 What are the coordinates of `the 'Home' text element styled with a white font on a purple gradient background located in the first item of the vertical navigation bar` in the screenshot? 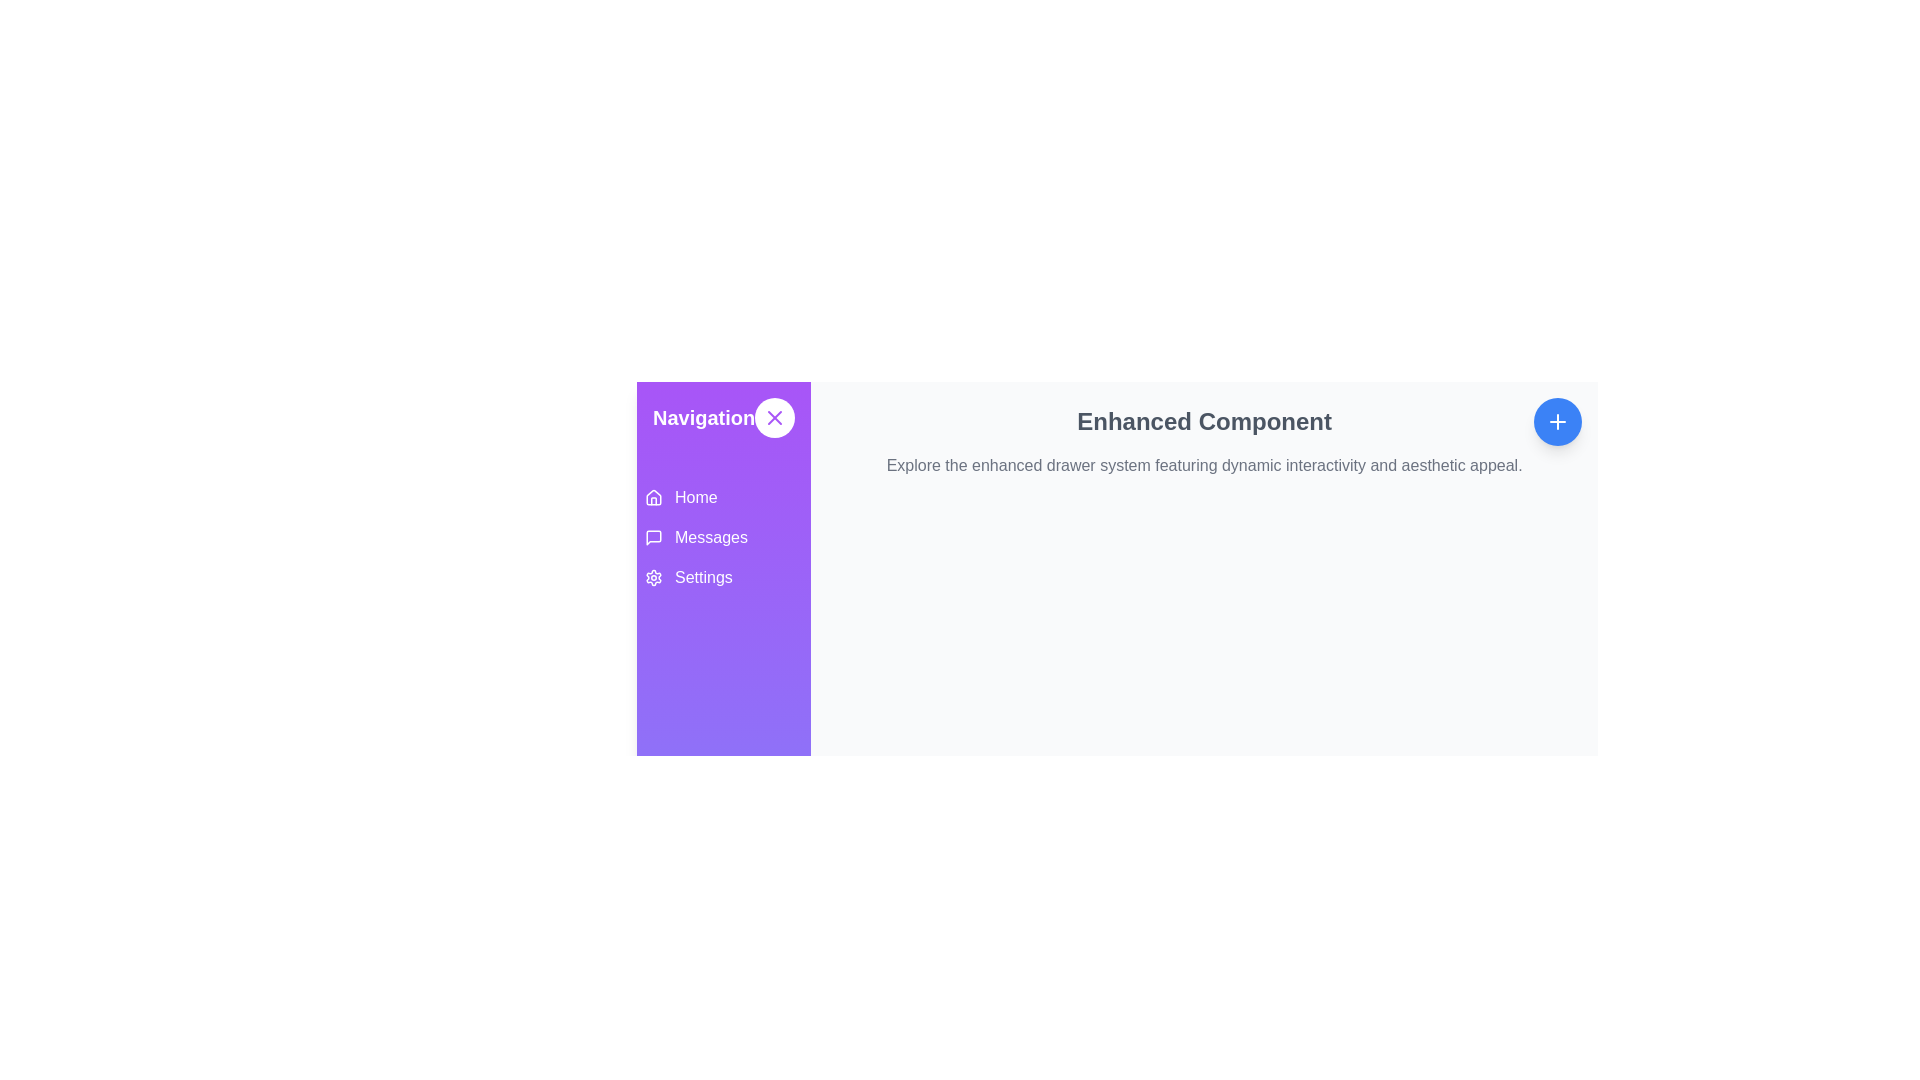 It's located at (696, 496).